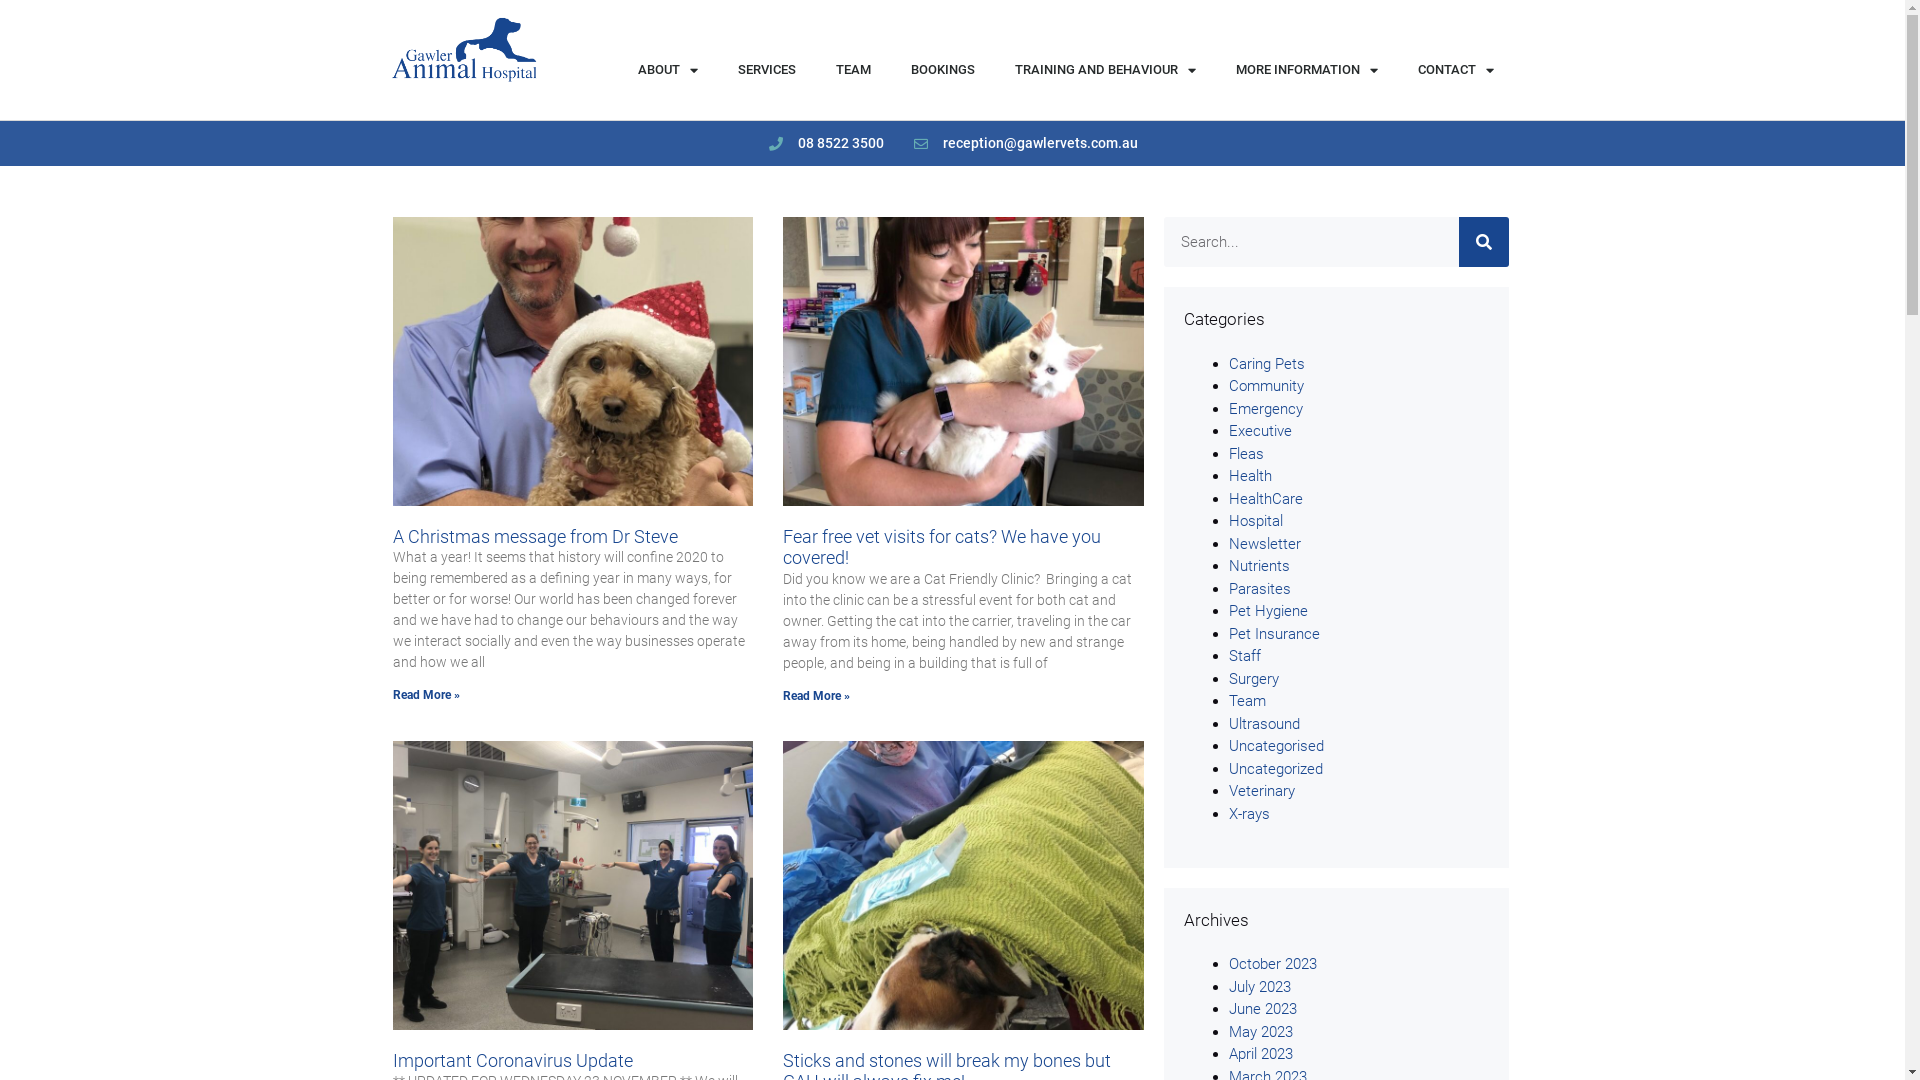 Image resolution: width=1920 pixels, height=1080 pixels. I want to click on 'Health', so click(1227, 475).